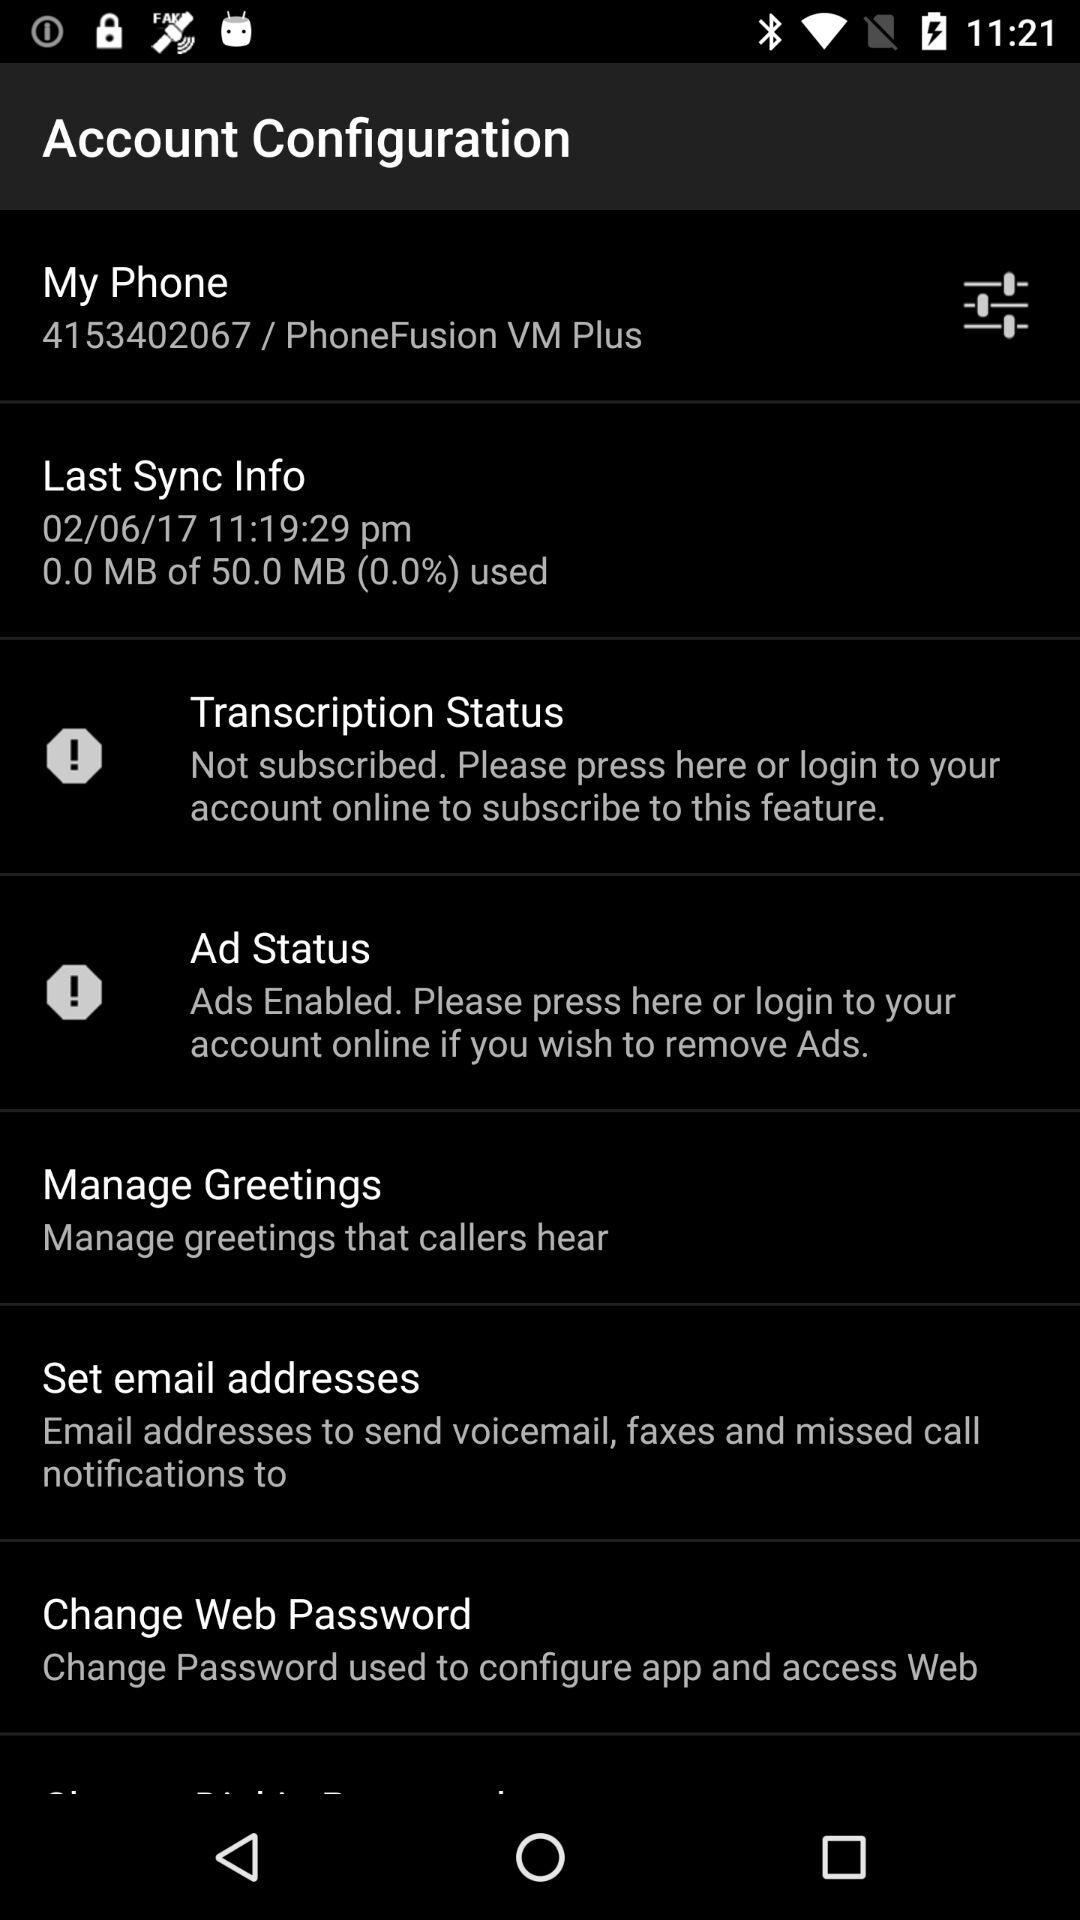  I want to click on the ad status app, so click(280, 945).